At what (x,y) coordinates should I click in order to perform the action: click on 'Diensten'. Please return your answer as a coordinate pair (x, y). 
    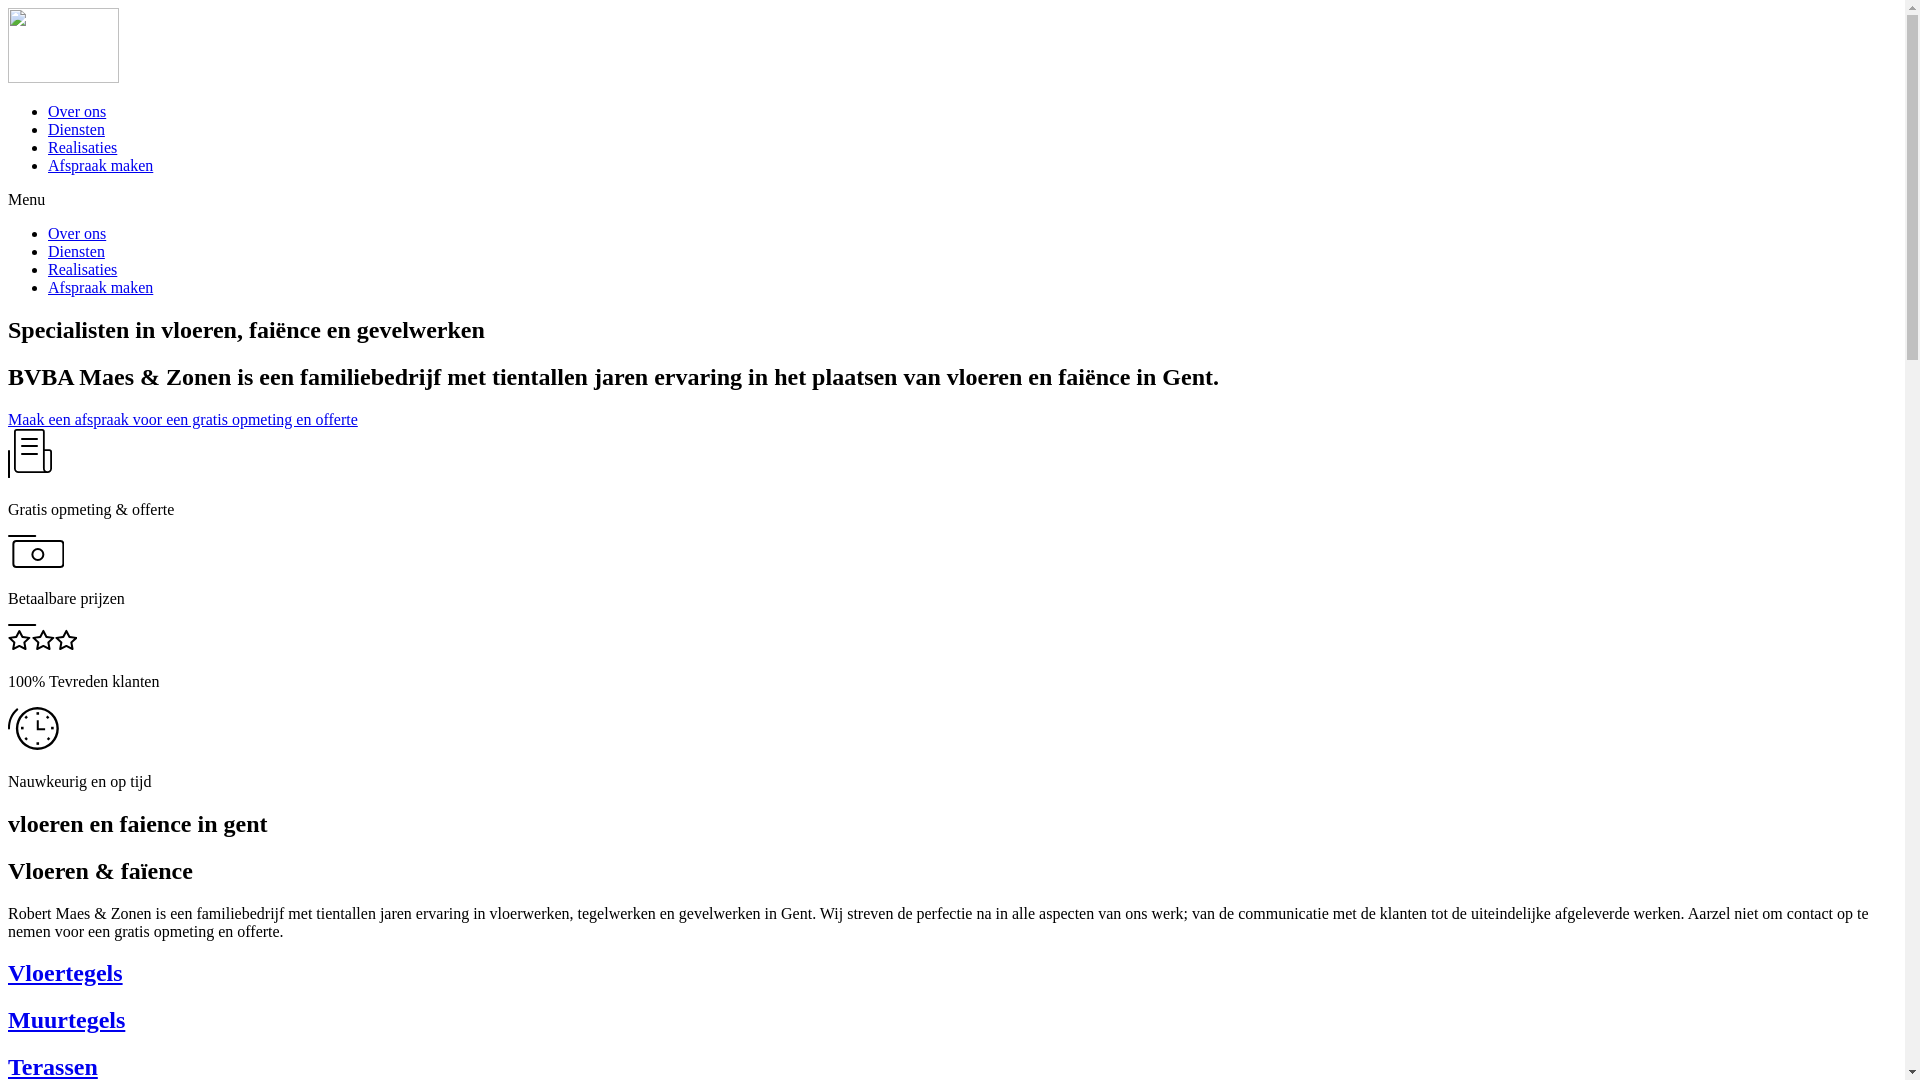
    Looking at the image, I should click on (76, 129).